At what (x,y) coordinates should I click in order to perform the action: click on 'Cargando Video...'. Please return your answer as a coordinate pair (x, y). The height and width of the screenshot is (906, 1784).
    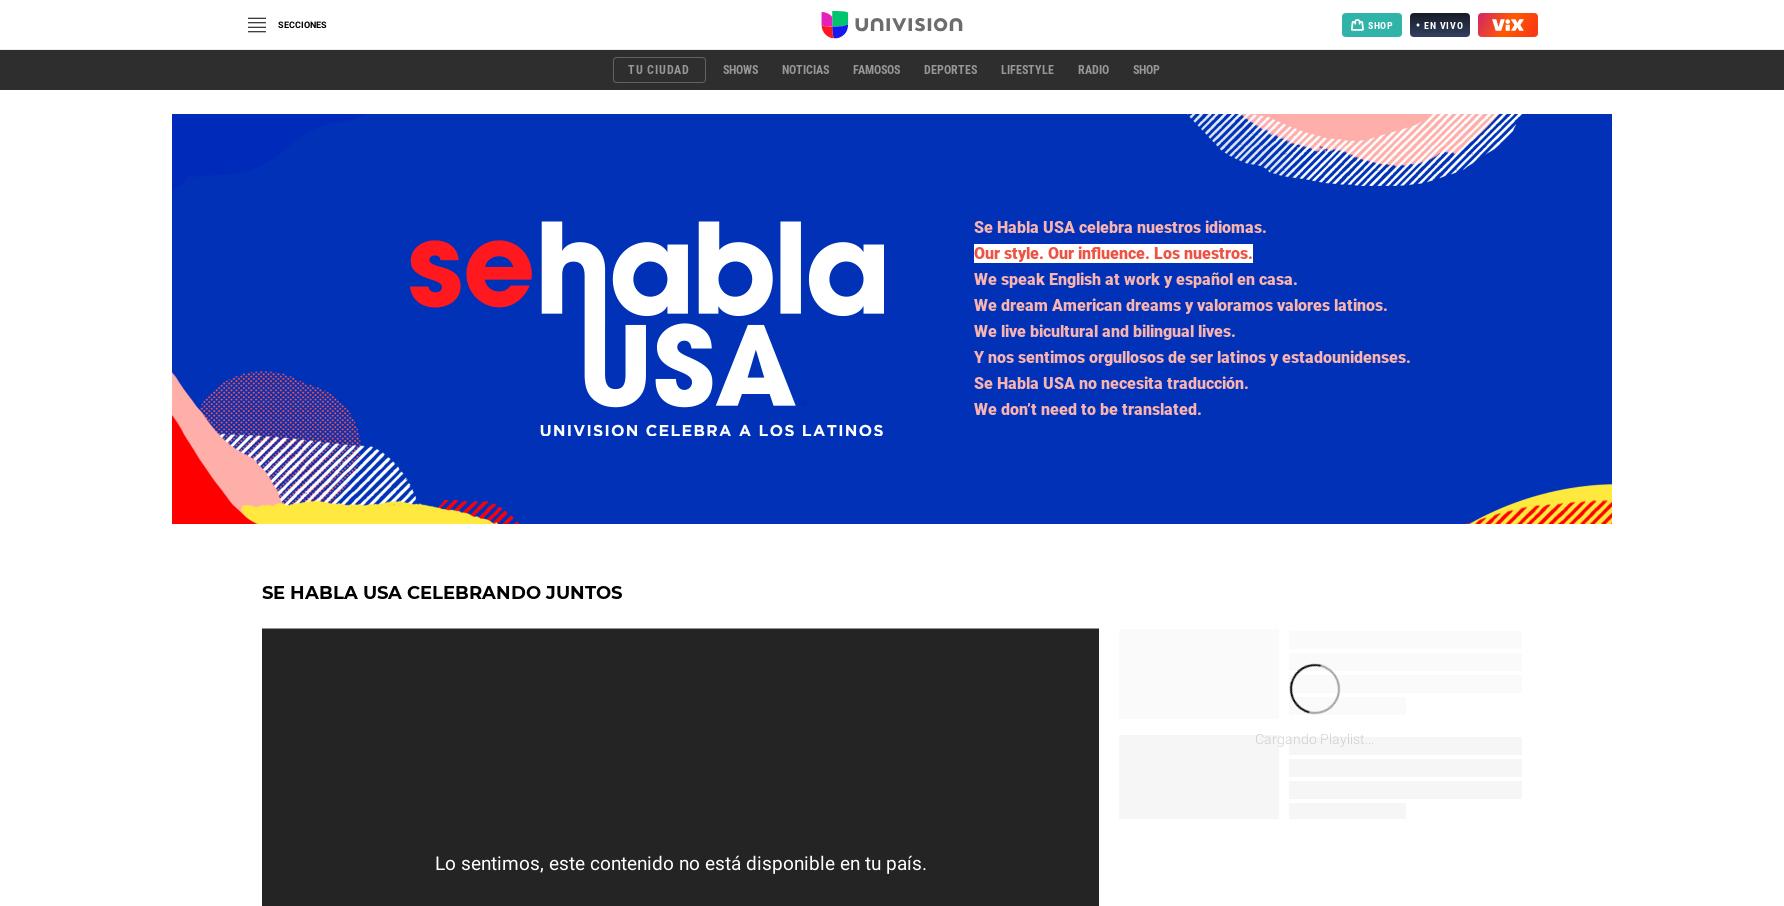
    Looking at the image, I should click on (680, 895).